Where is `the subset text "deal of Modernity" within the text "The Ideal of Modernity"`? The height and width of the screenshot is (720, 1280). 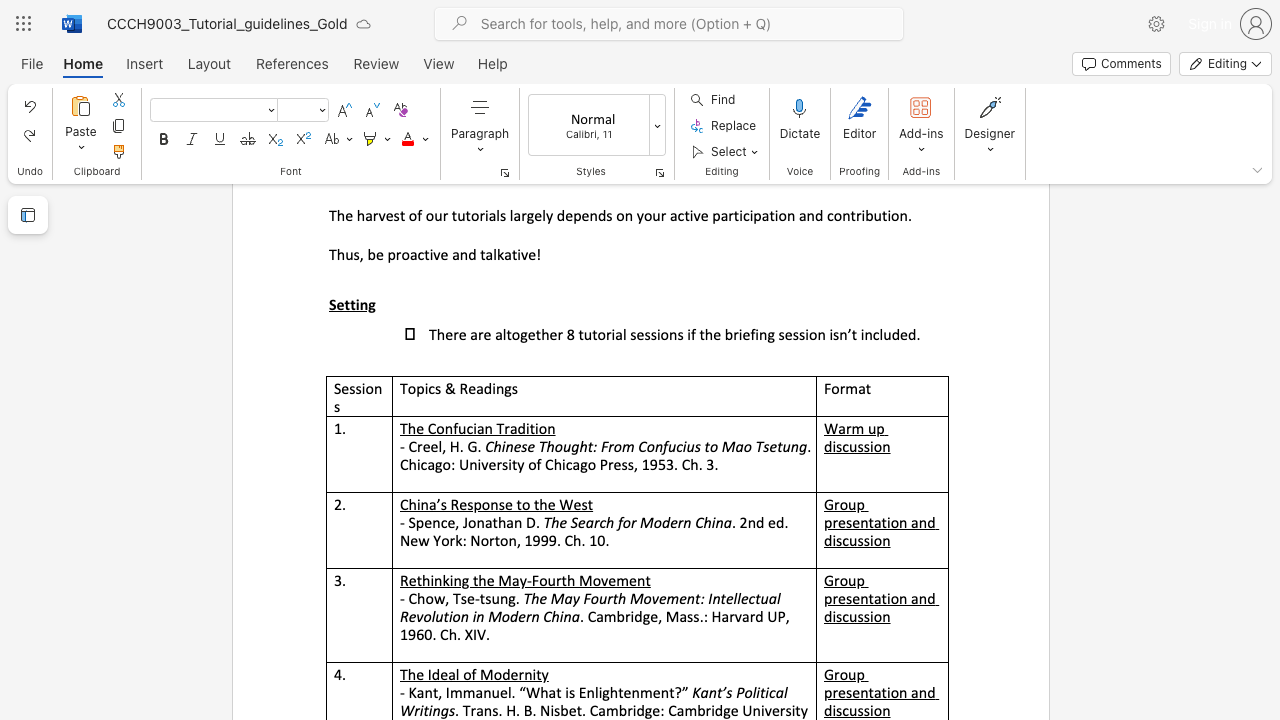
the subset text "deal of Modernity" within the text "The Ideal of Modernity" is located at coordinates (430, 674).